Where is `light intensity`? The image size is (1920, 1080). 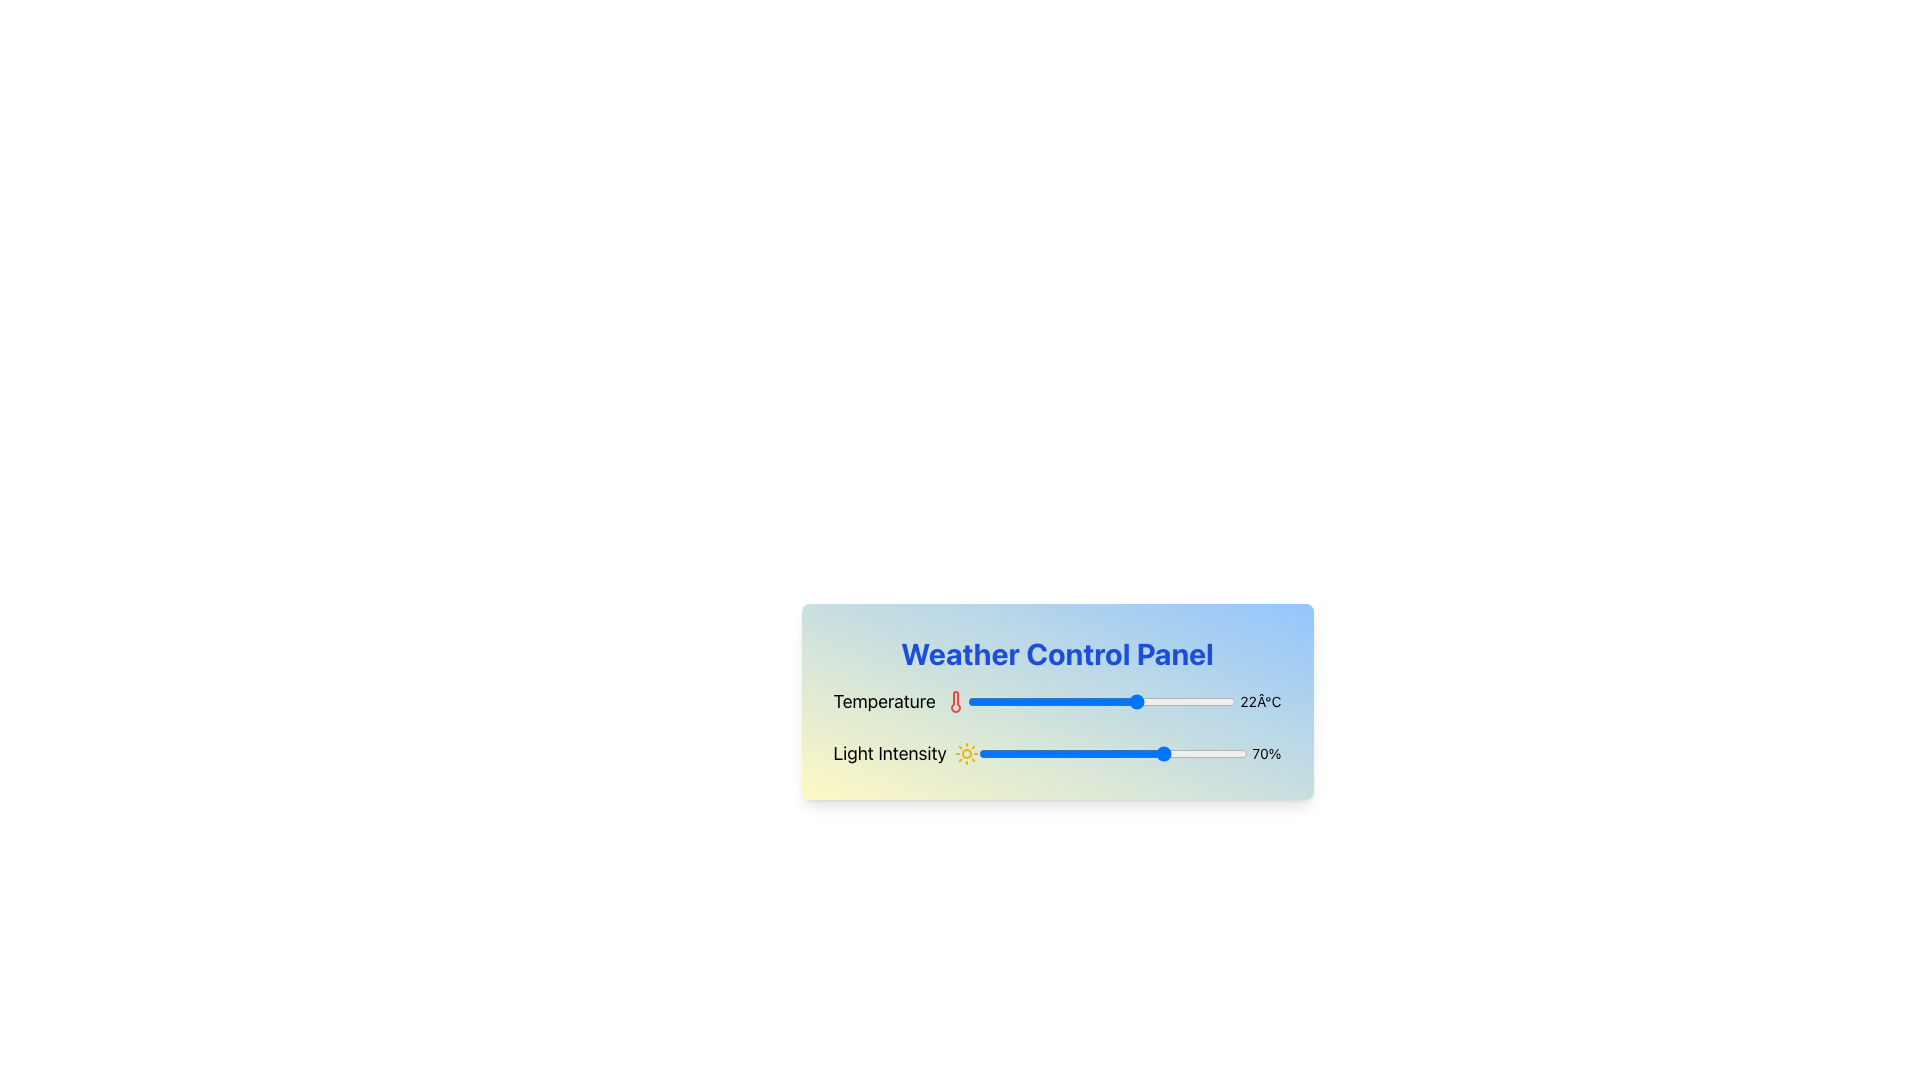 light intensity is located at coordinates (1106, 753).